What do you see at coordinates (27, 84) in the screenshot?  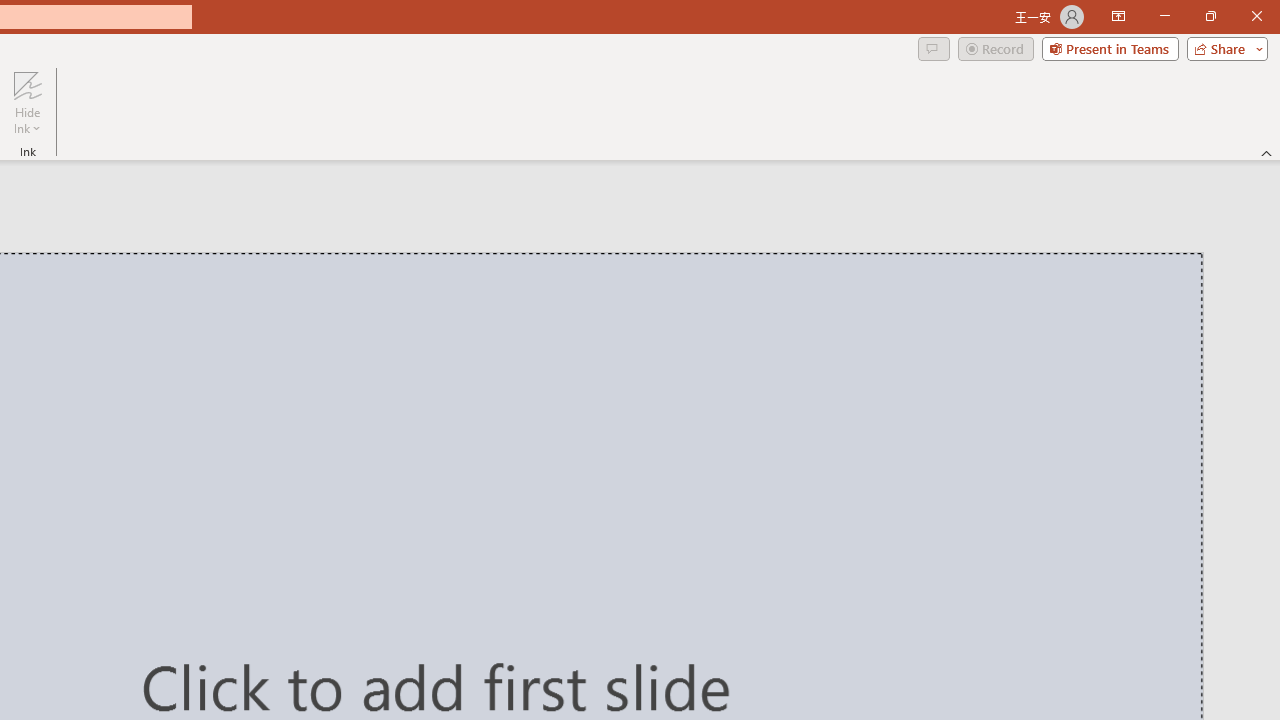 I see `'Hide Ink'` at bounding box center [27, 84].